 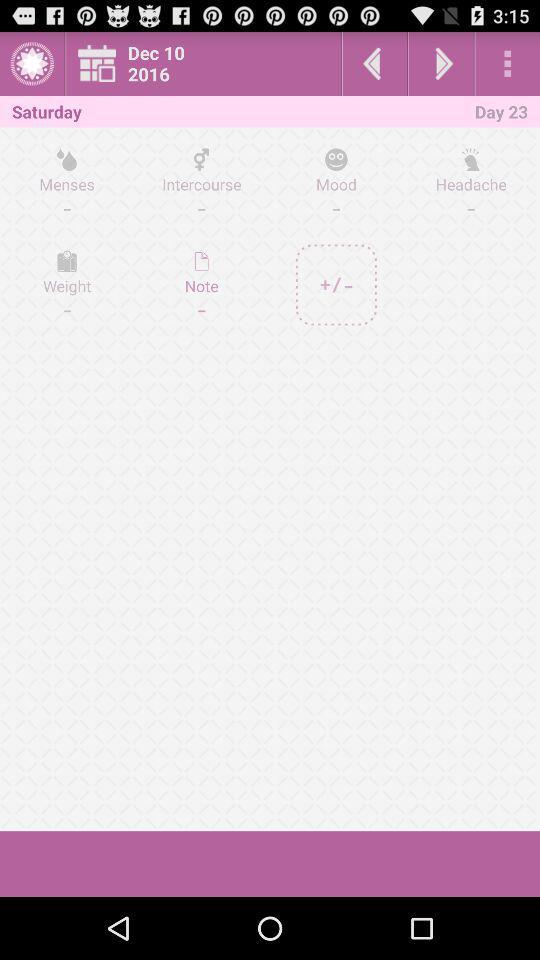 I want to click on the icon to the right of intercourse, so click(x=336, y=183).